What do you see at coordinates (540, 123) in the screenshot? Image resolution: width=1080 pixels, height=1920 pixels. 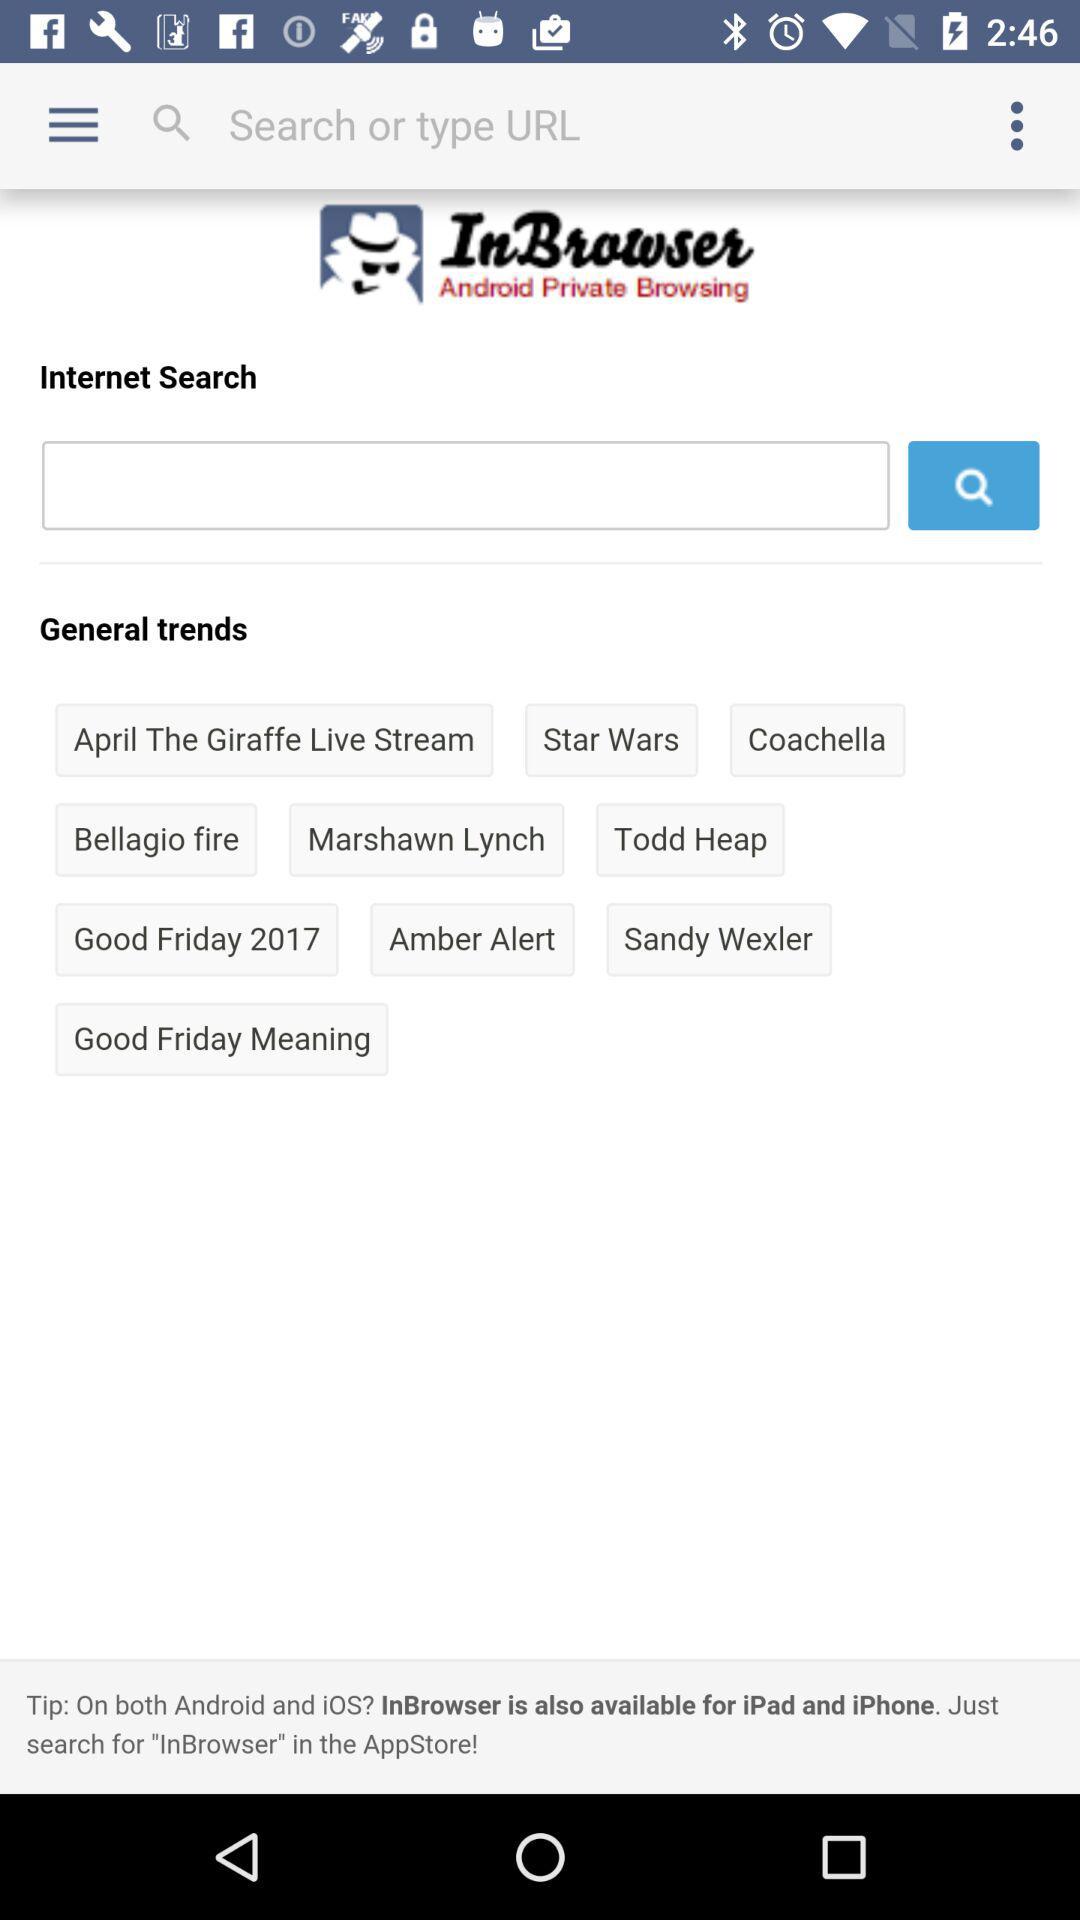 I see `search opption` at bounding box center [540, 123].